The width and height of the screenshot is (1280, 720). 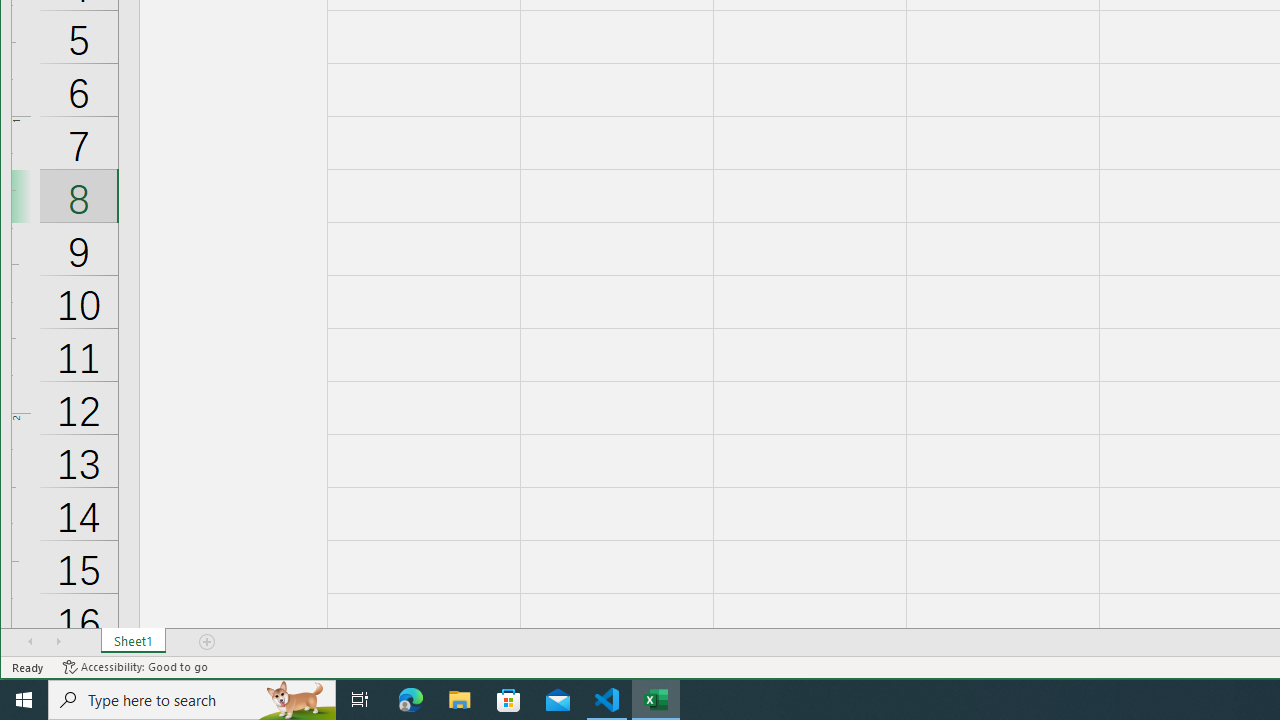 What do you see at coordinates (30, 641) in the screenshot?
I see `'Scroll Left'` at bounding box center [30, 641].